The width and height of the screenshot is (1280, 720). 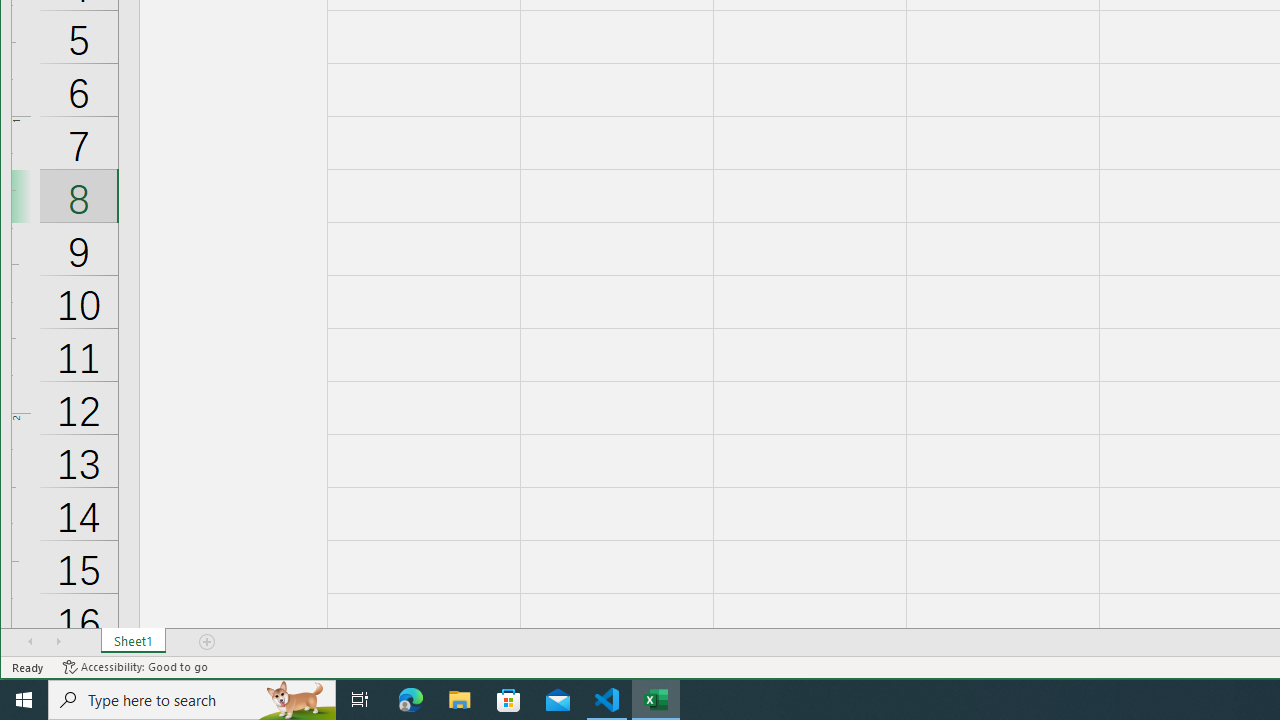 What do you see at coordinates (30, 641) in the screenshot?
I see `'Scroll Left'` at bounding box center [30, 641].